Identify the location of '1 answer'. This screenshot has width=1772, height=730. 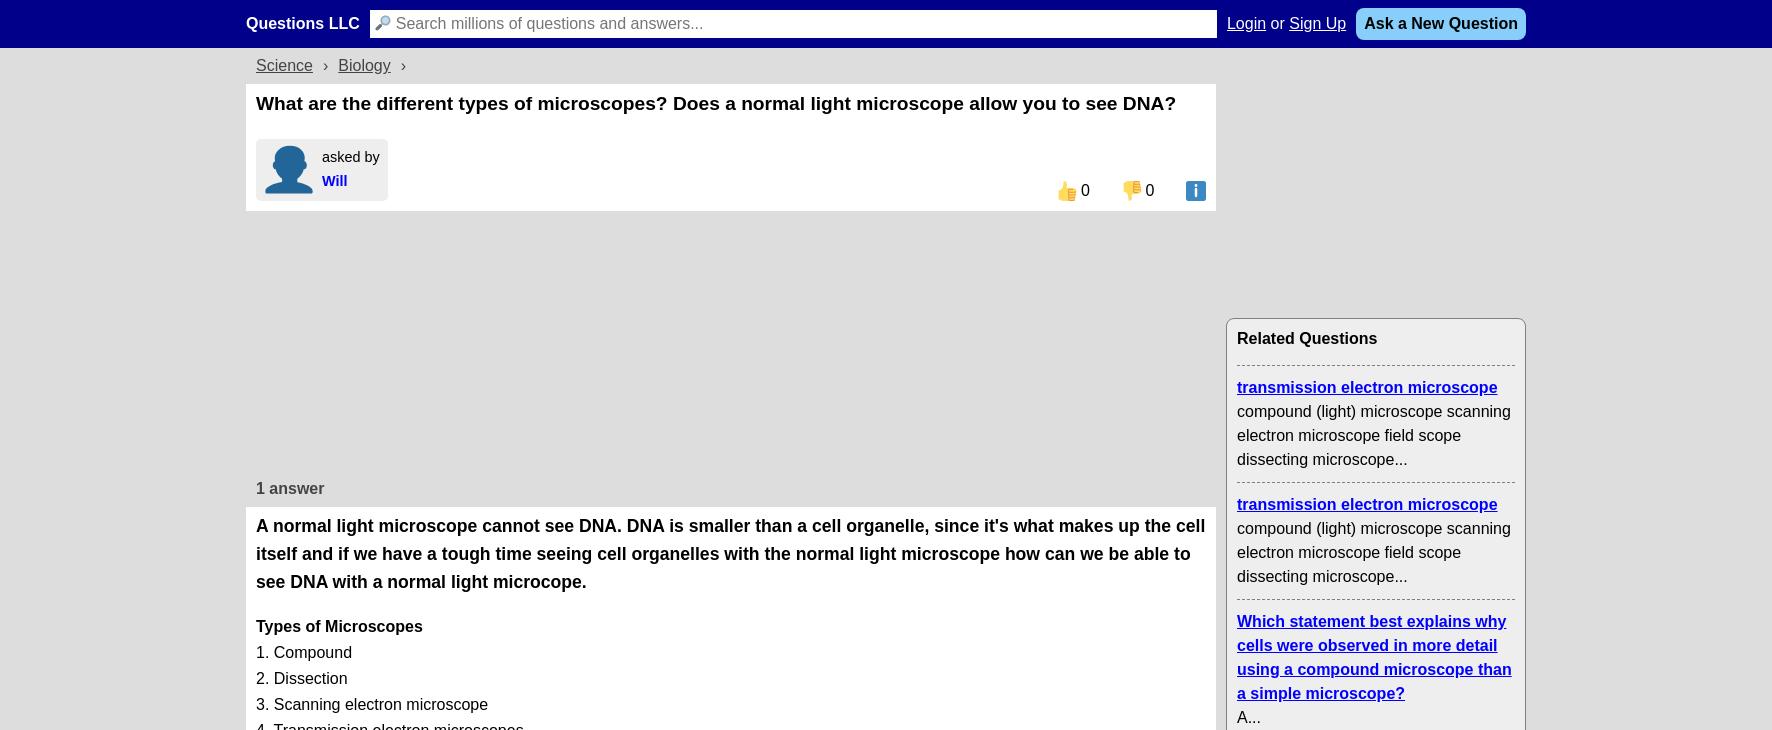
(255, 486).